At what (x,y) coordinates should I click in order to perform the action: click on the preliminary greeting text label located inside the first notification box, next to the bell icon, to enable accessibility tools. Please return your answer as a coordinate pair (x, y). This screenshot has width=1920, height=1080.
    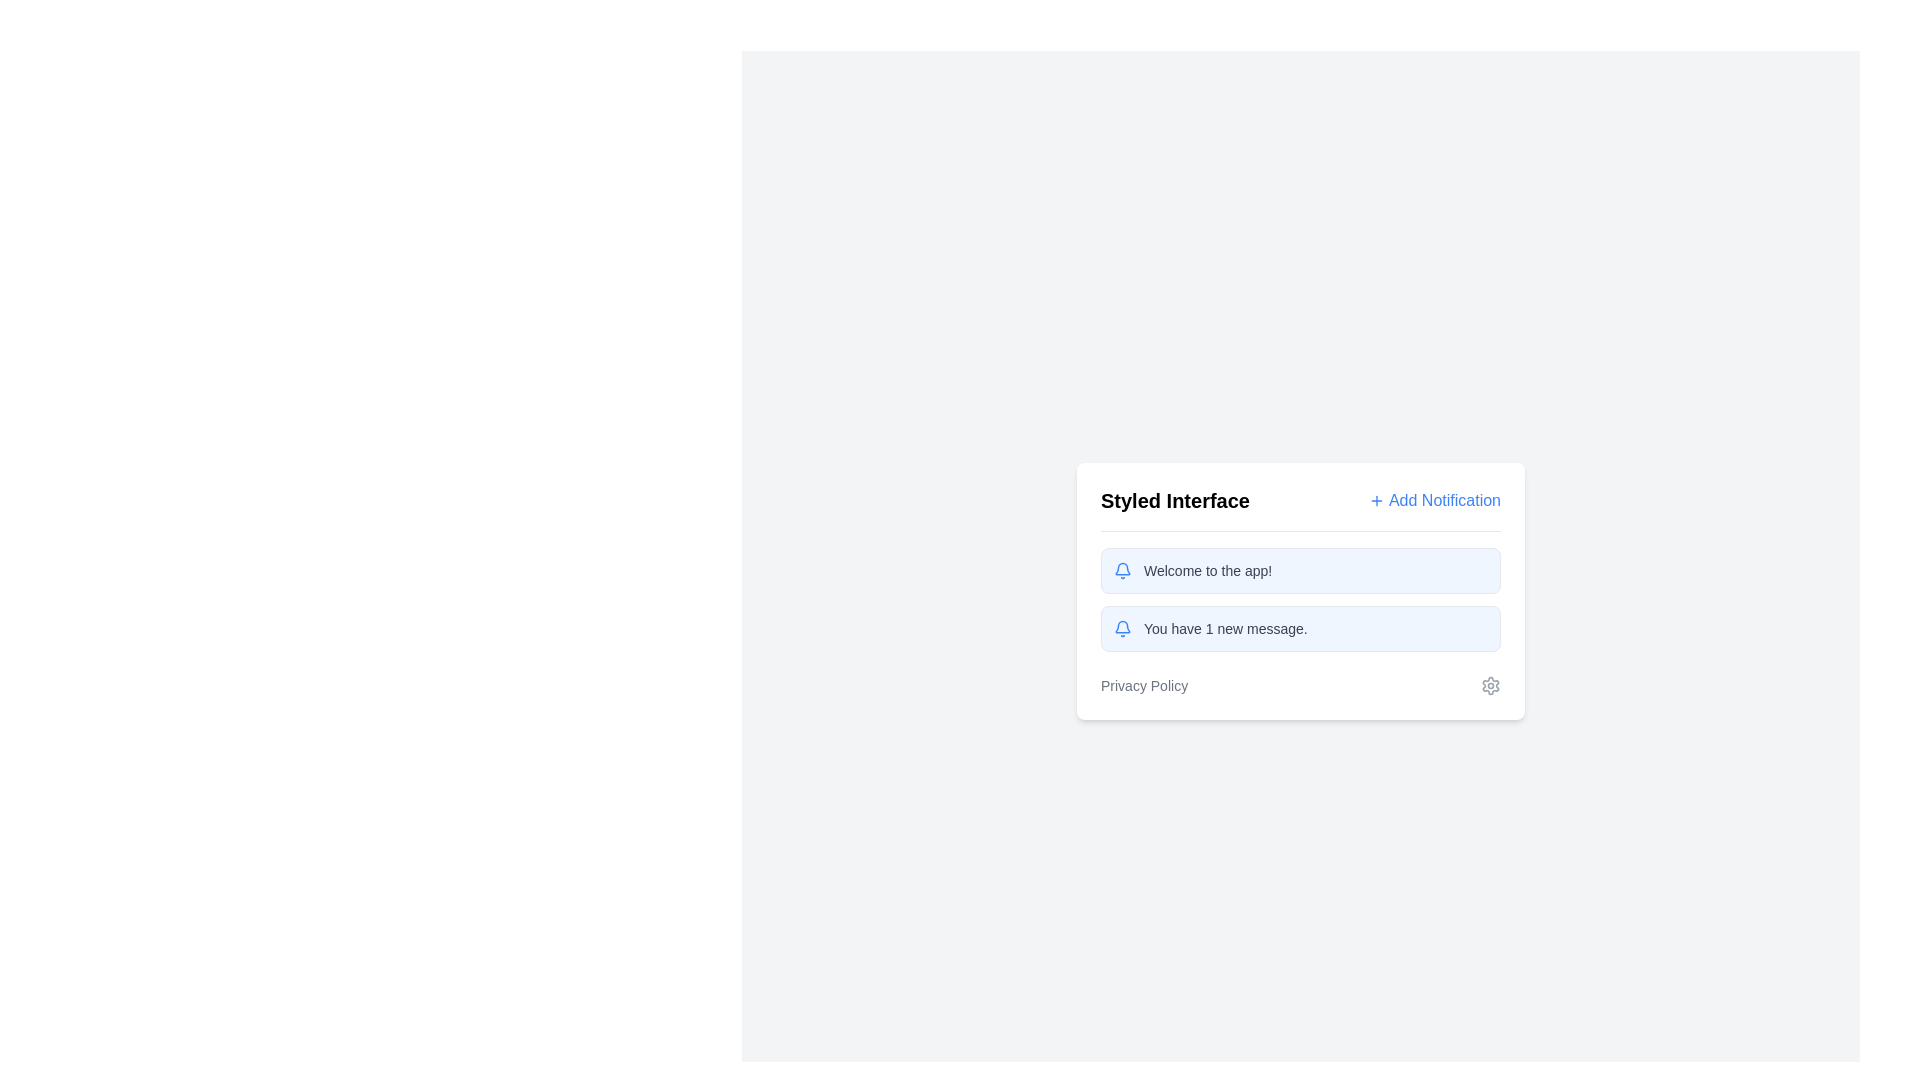
    Looking at the image, I should click on (1207, 570).